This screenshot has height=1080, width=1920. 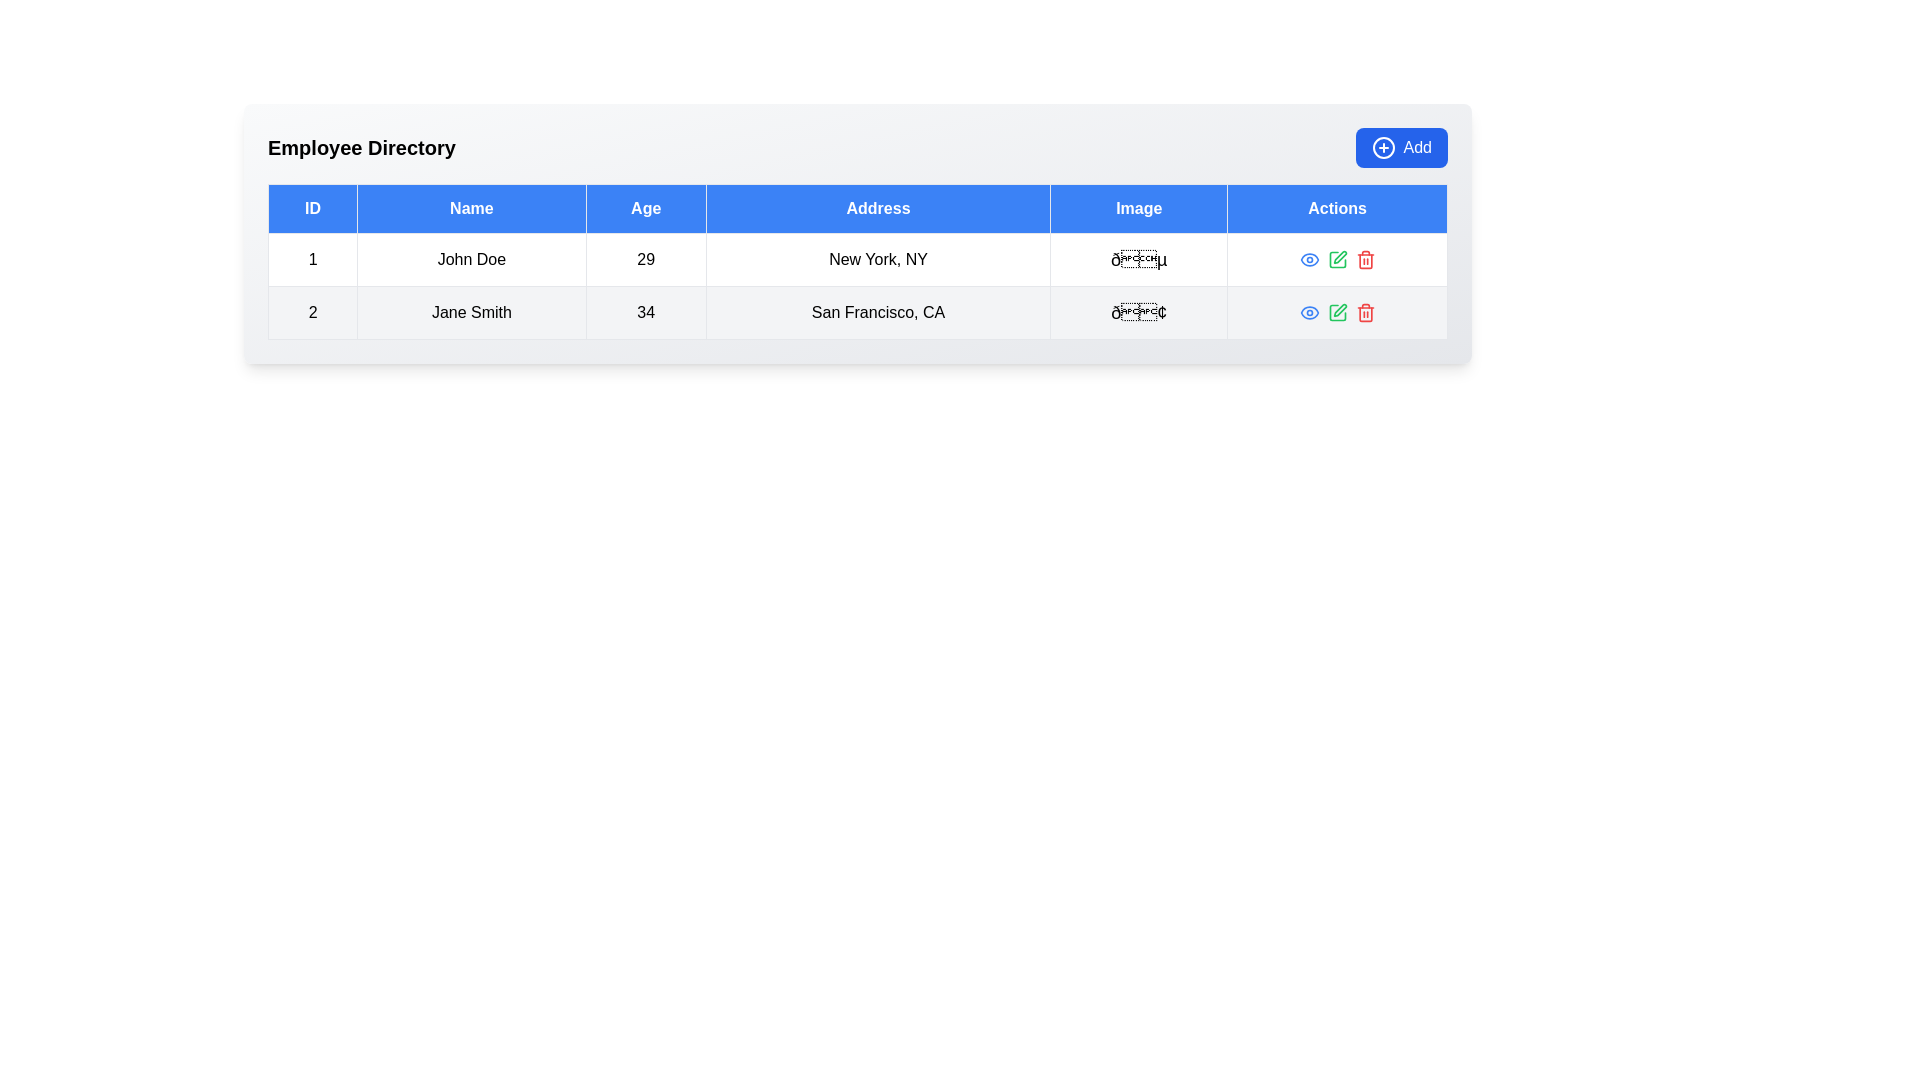 What do you see at coordinates (878, 312) in the screenshot?
I see `the 'Address' data field in the second row of the table, located in the fourth column under the 'Address' heading` at bounding box center [878, 312].